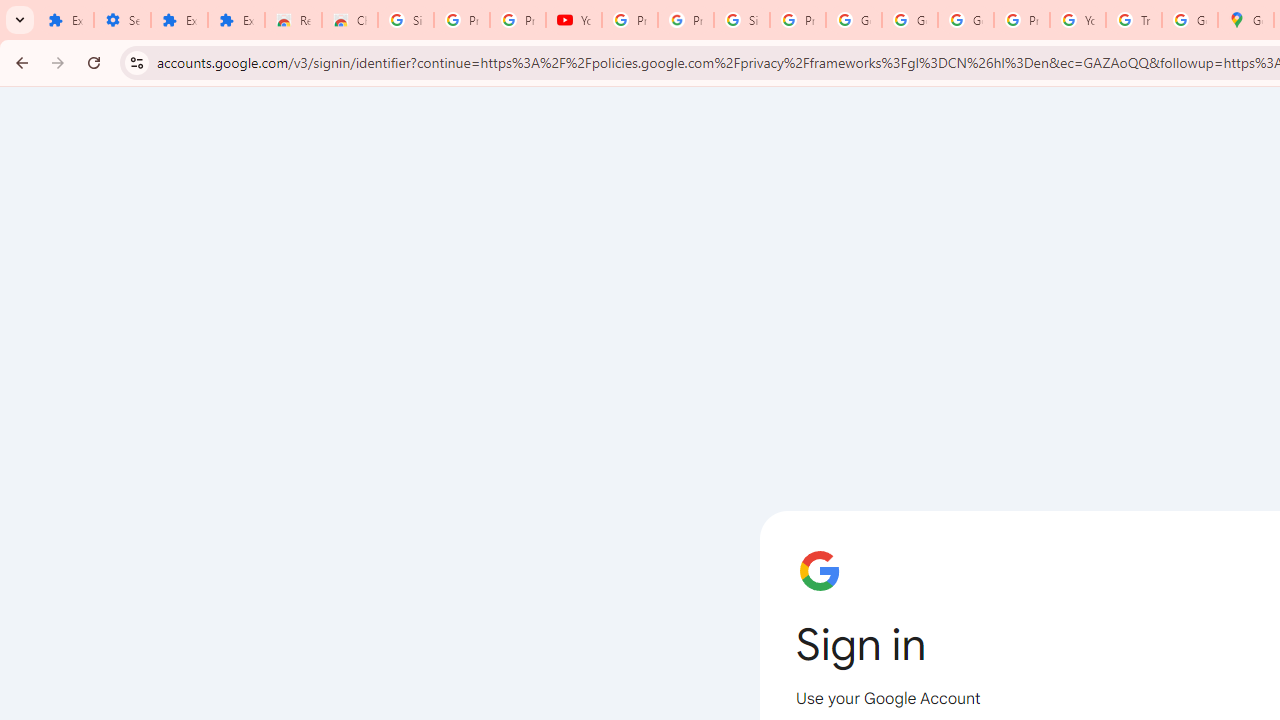  Describe the element at coordinates (350, 20) in the screenshot. I see `'Chrome Web Store - Themes'` at that location.